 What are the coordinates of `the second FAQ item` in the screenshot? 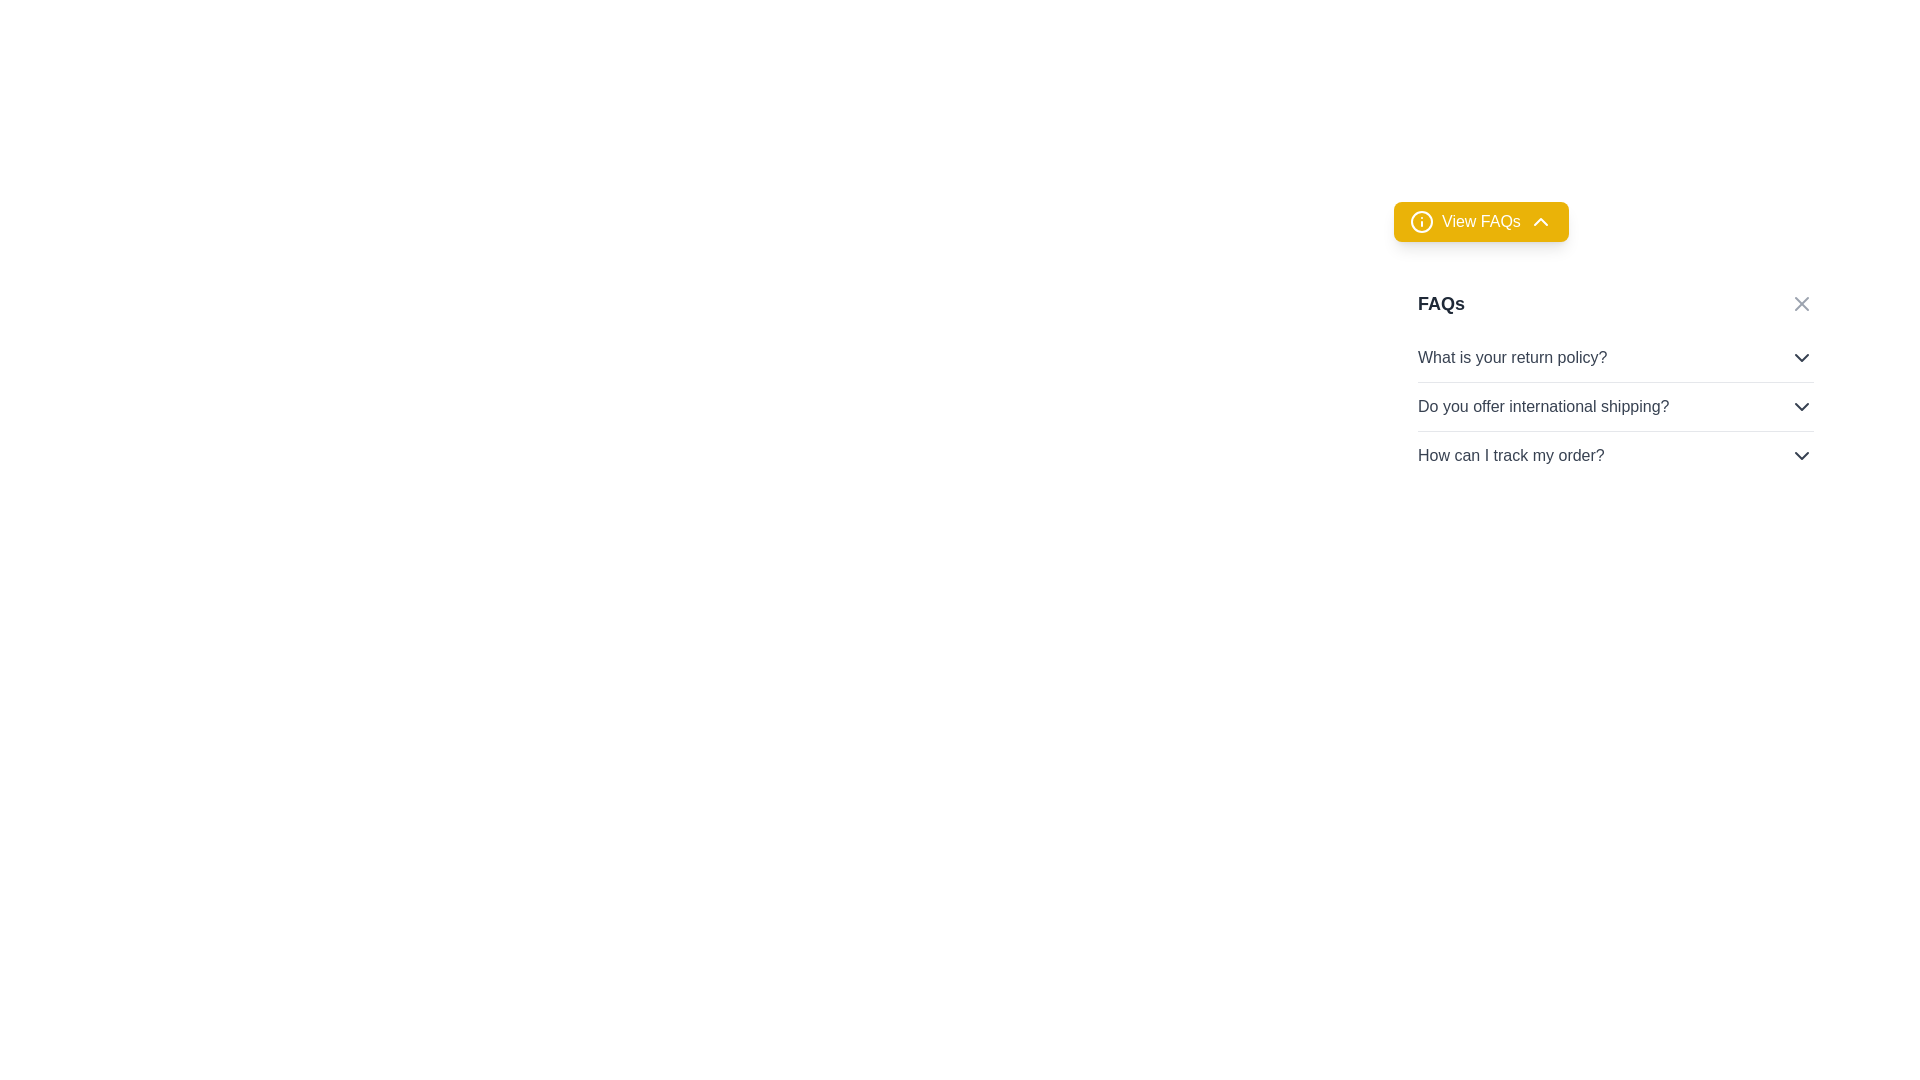 It's located at (1616, 385).